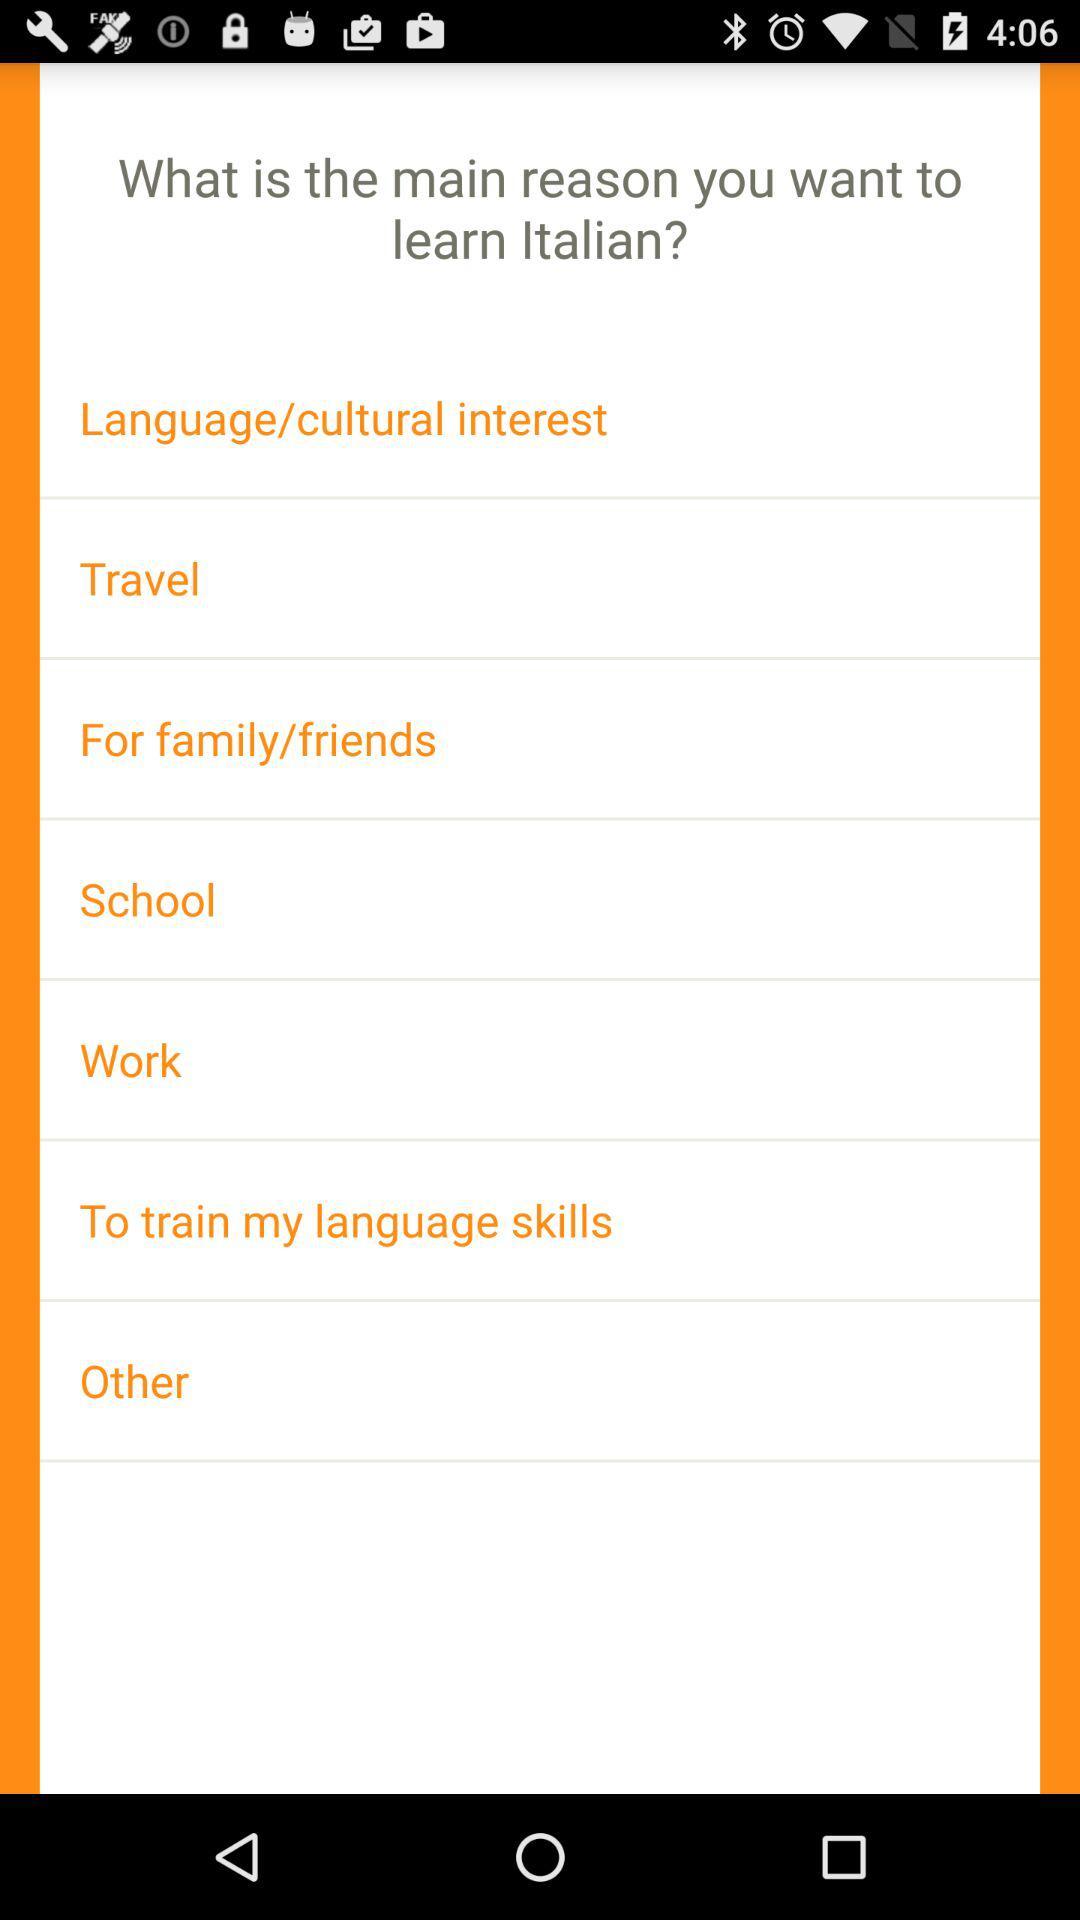 This screenshot has height=1920, width=1080. What do you see at coordinates (540, 737) in the screenshot?
I see `item above school icon` at bounding box center [540, 737].